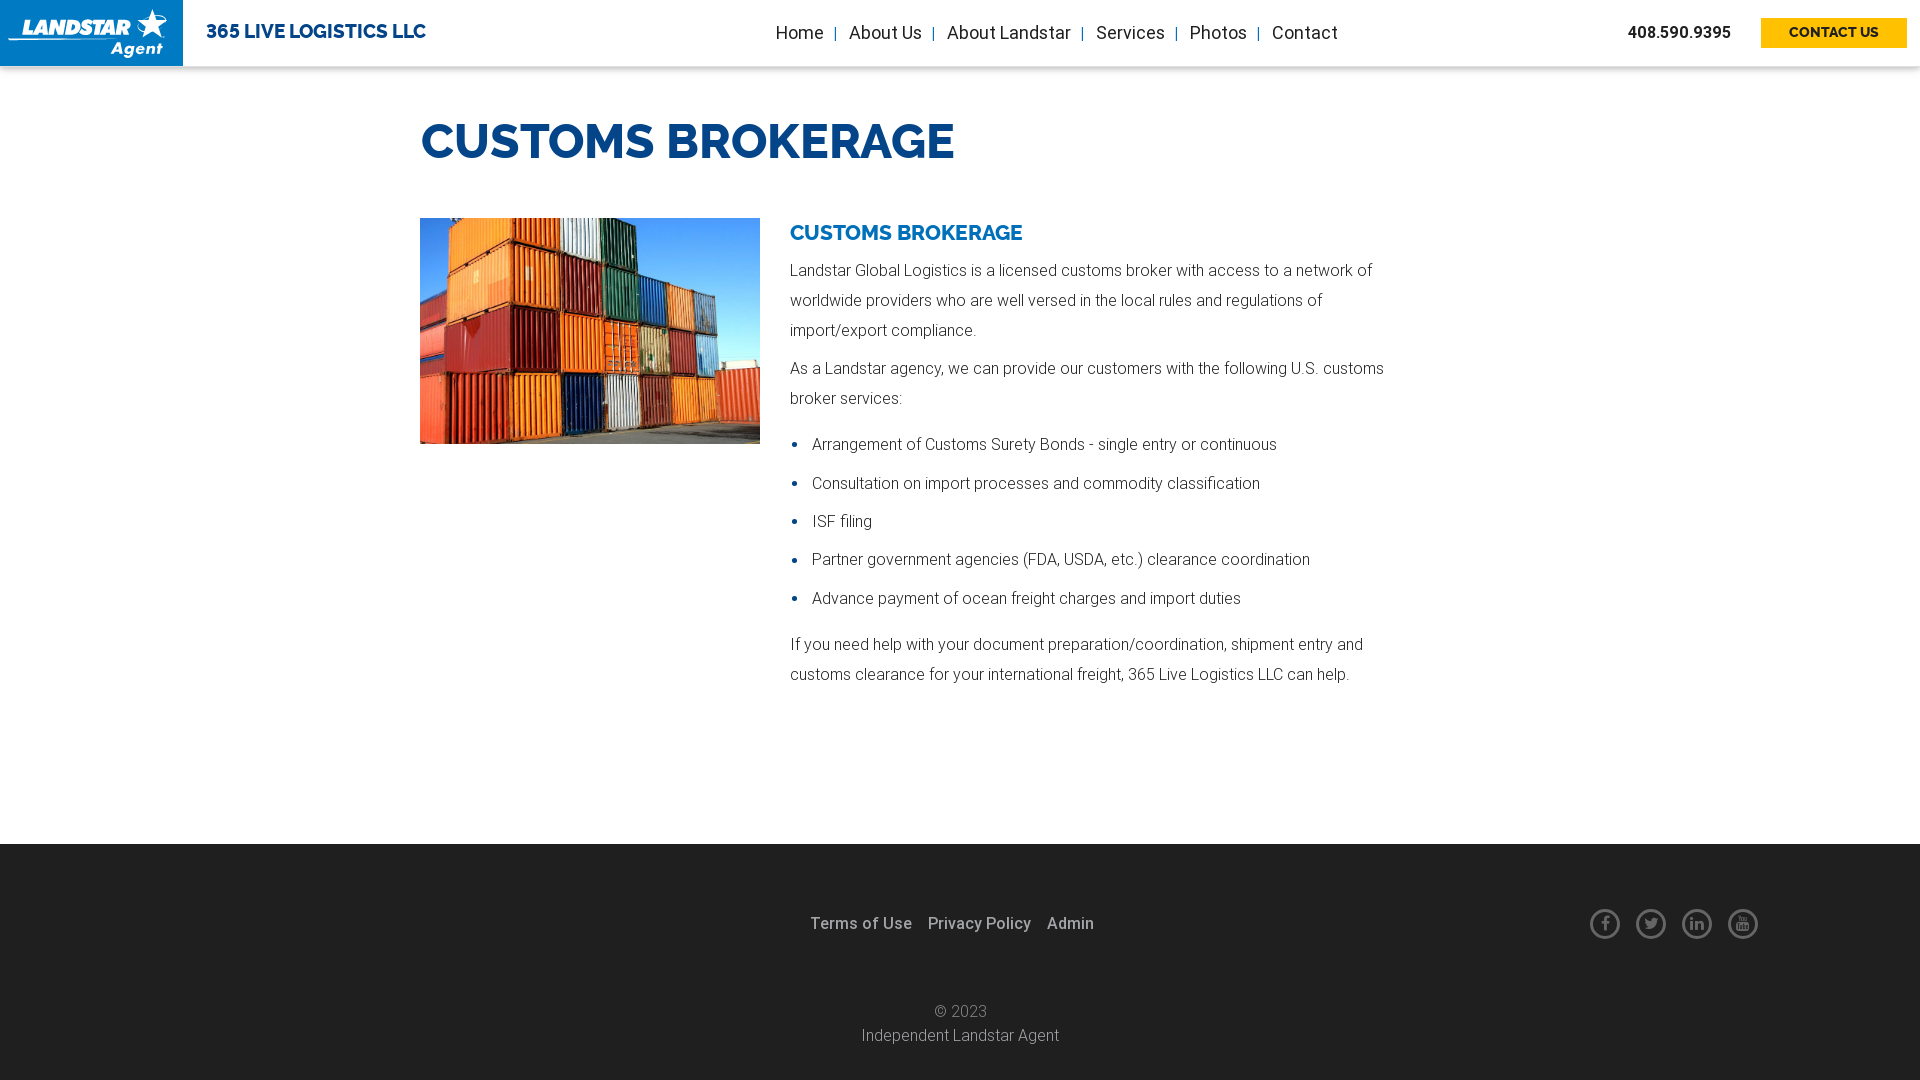 The width and height of the screenshot is (1920, 1080). What do you see at coordinates (1083, 32) in the screenshot?
I see `'Services'` at bounding box center [1083, 32].